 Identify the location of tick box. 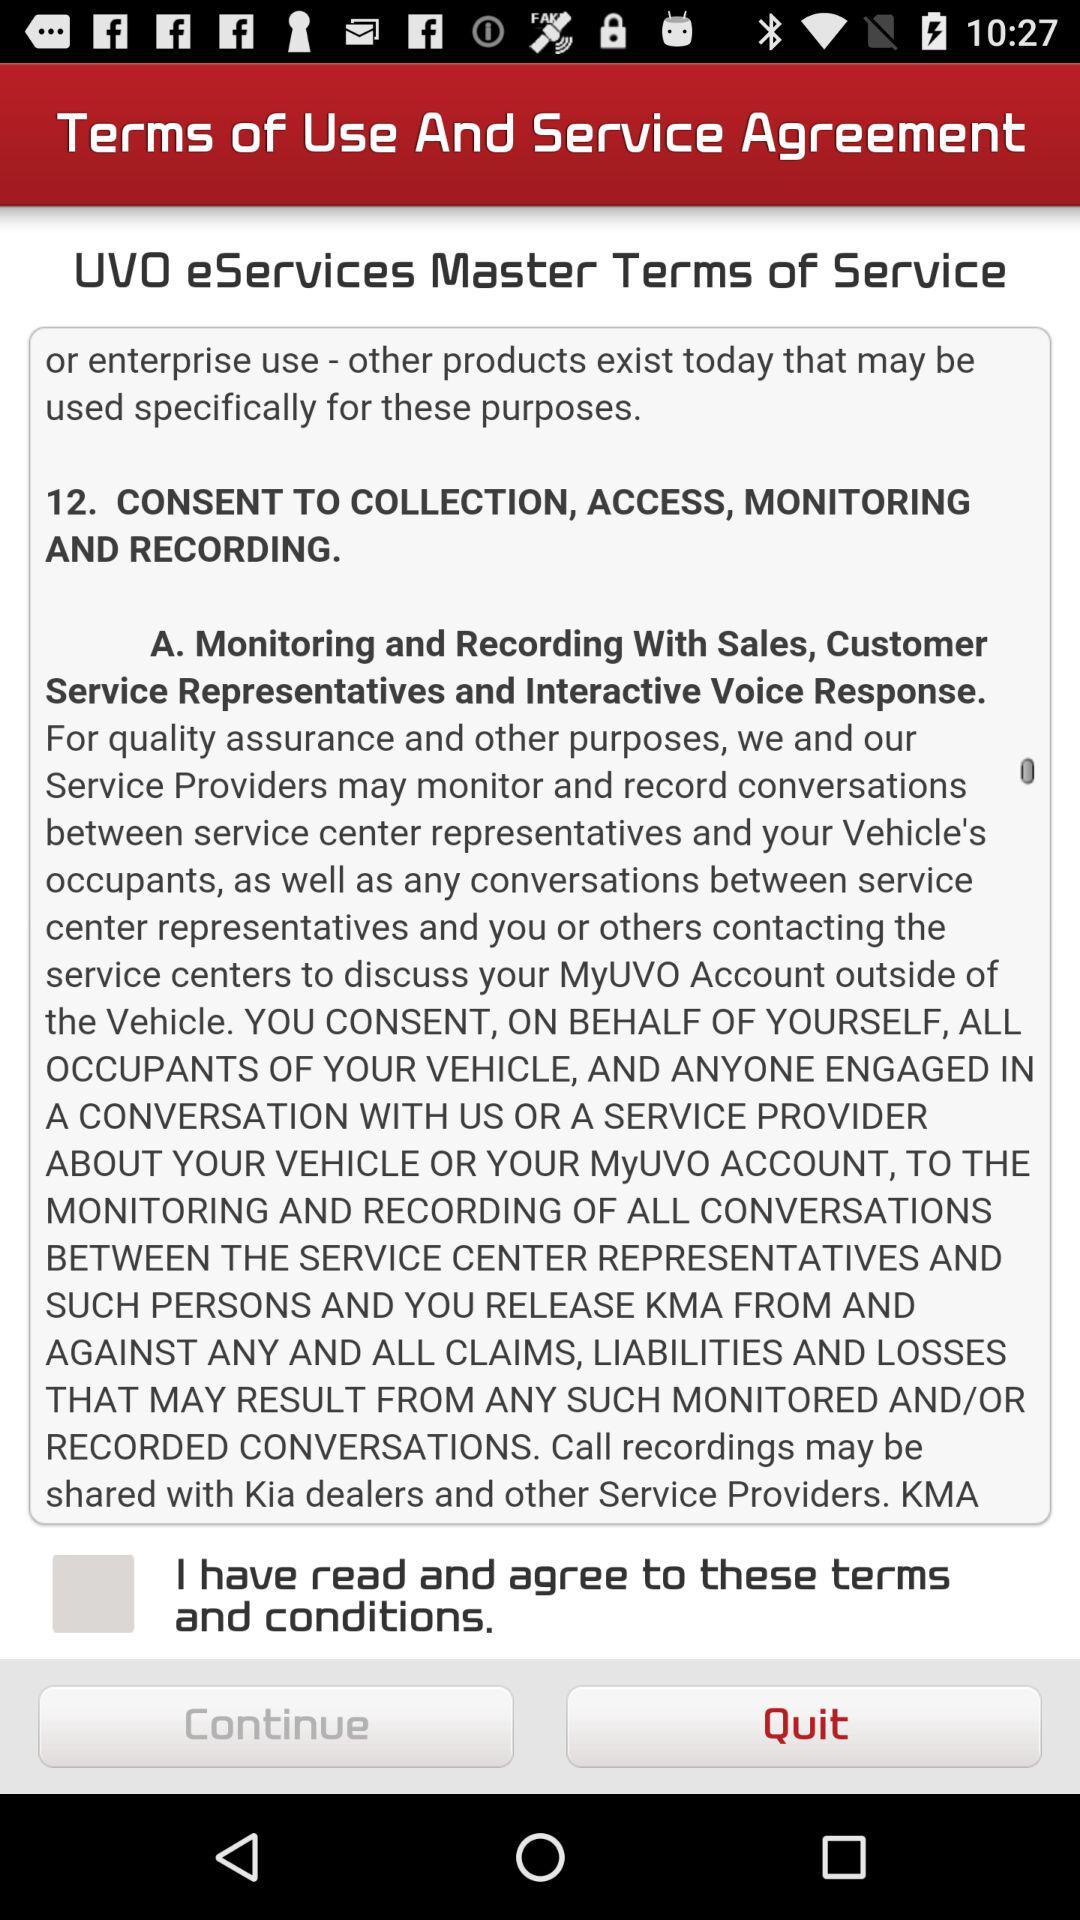
(93, 1592).